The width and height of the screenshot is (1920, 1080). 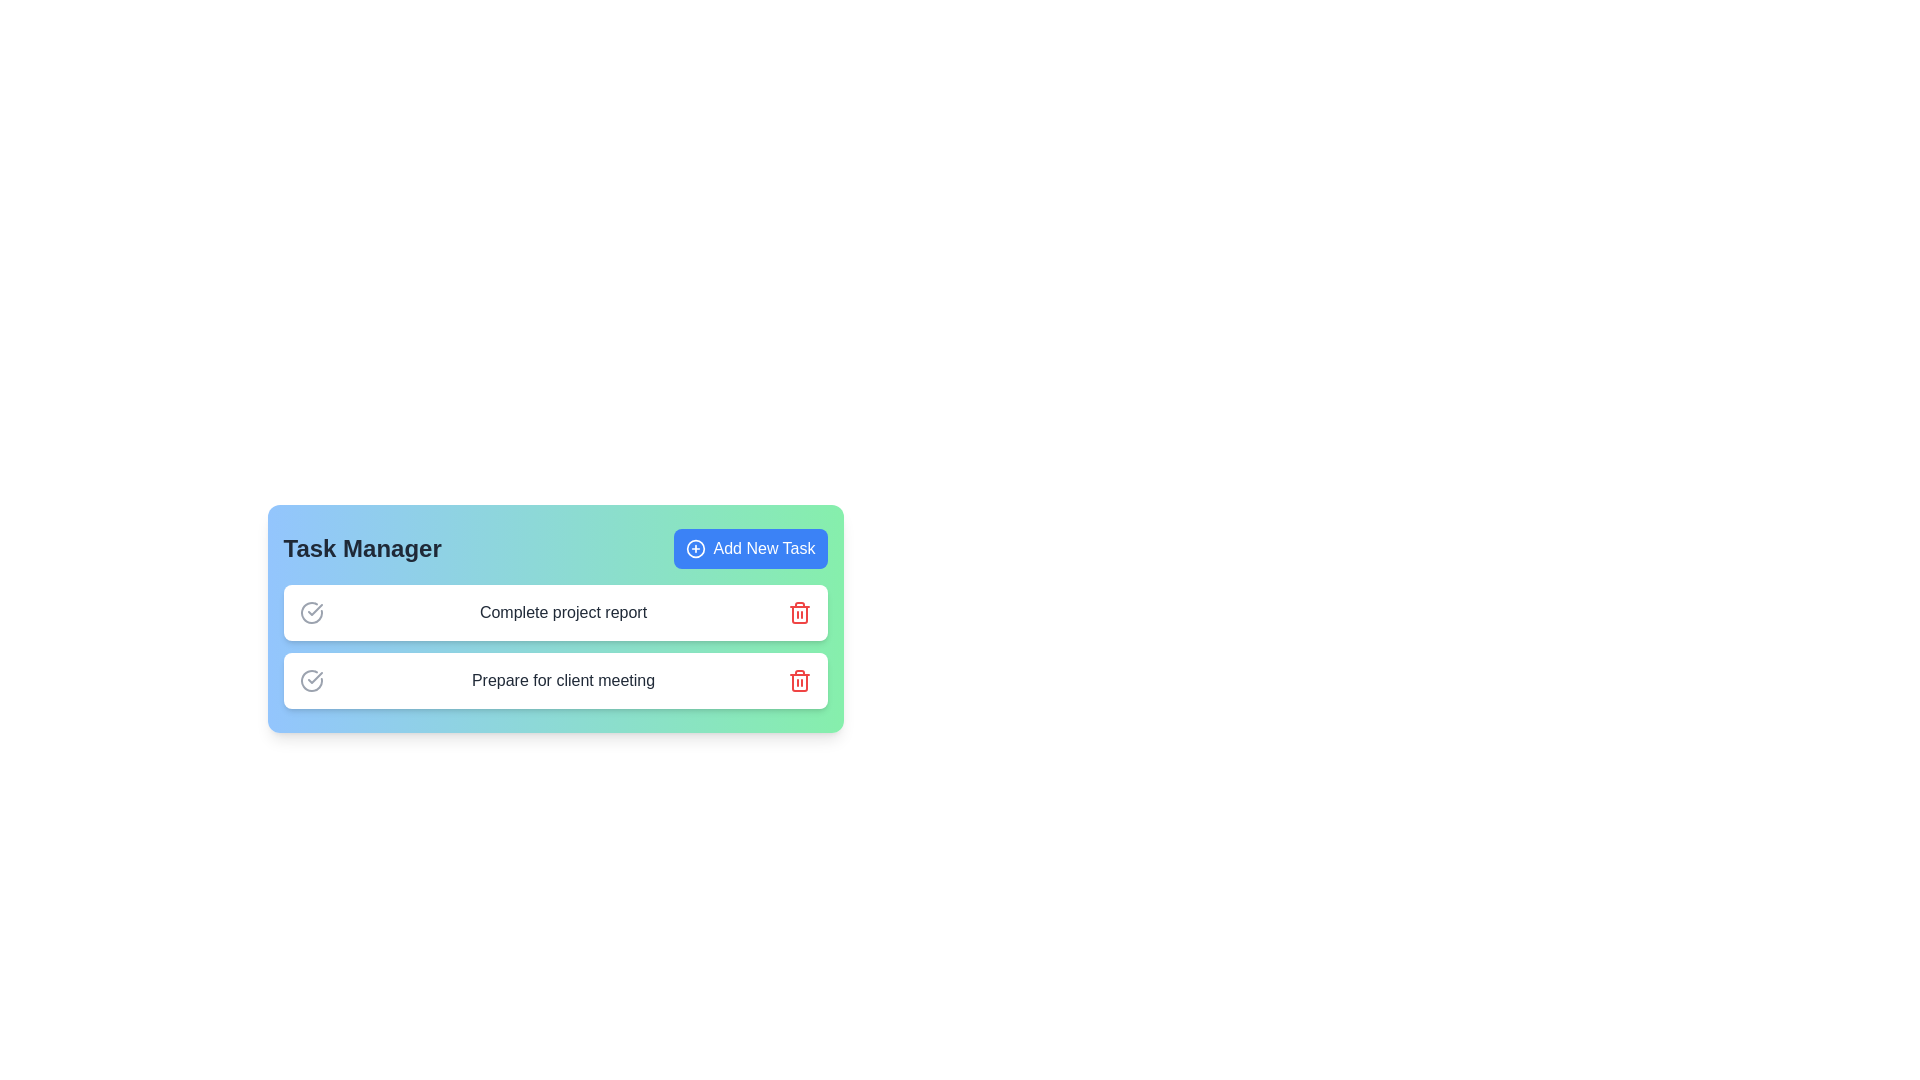 I want to click on the checkmark icon, which is a thin curved line structure located within a circular icon to the left of the second task item in the list, so click(x=314, y=608).